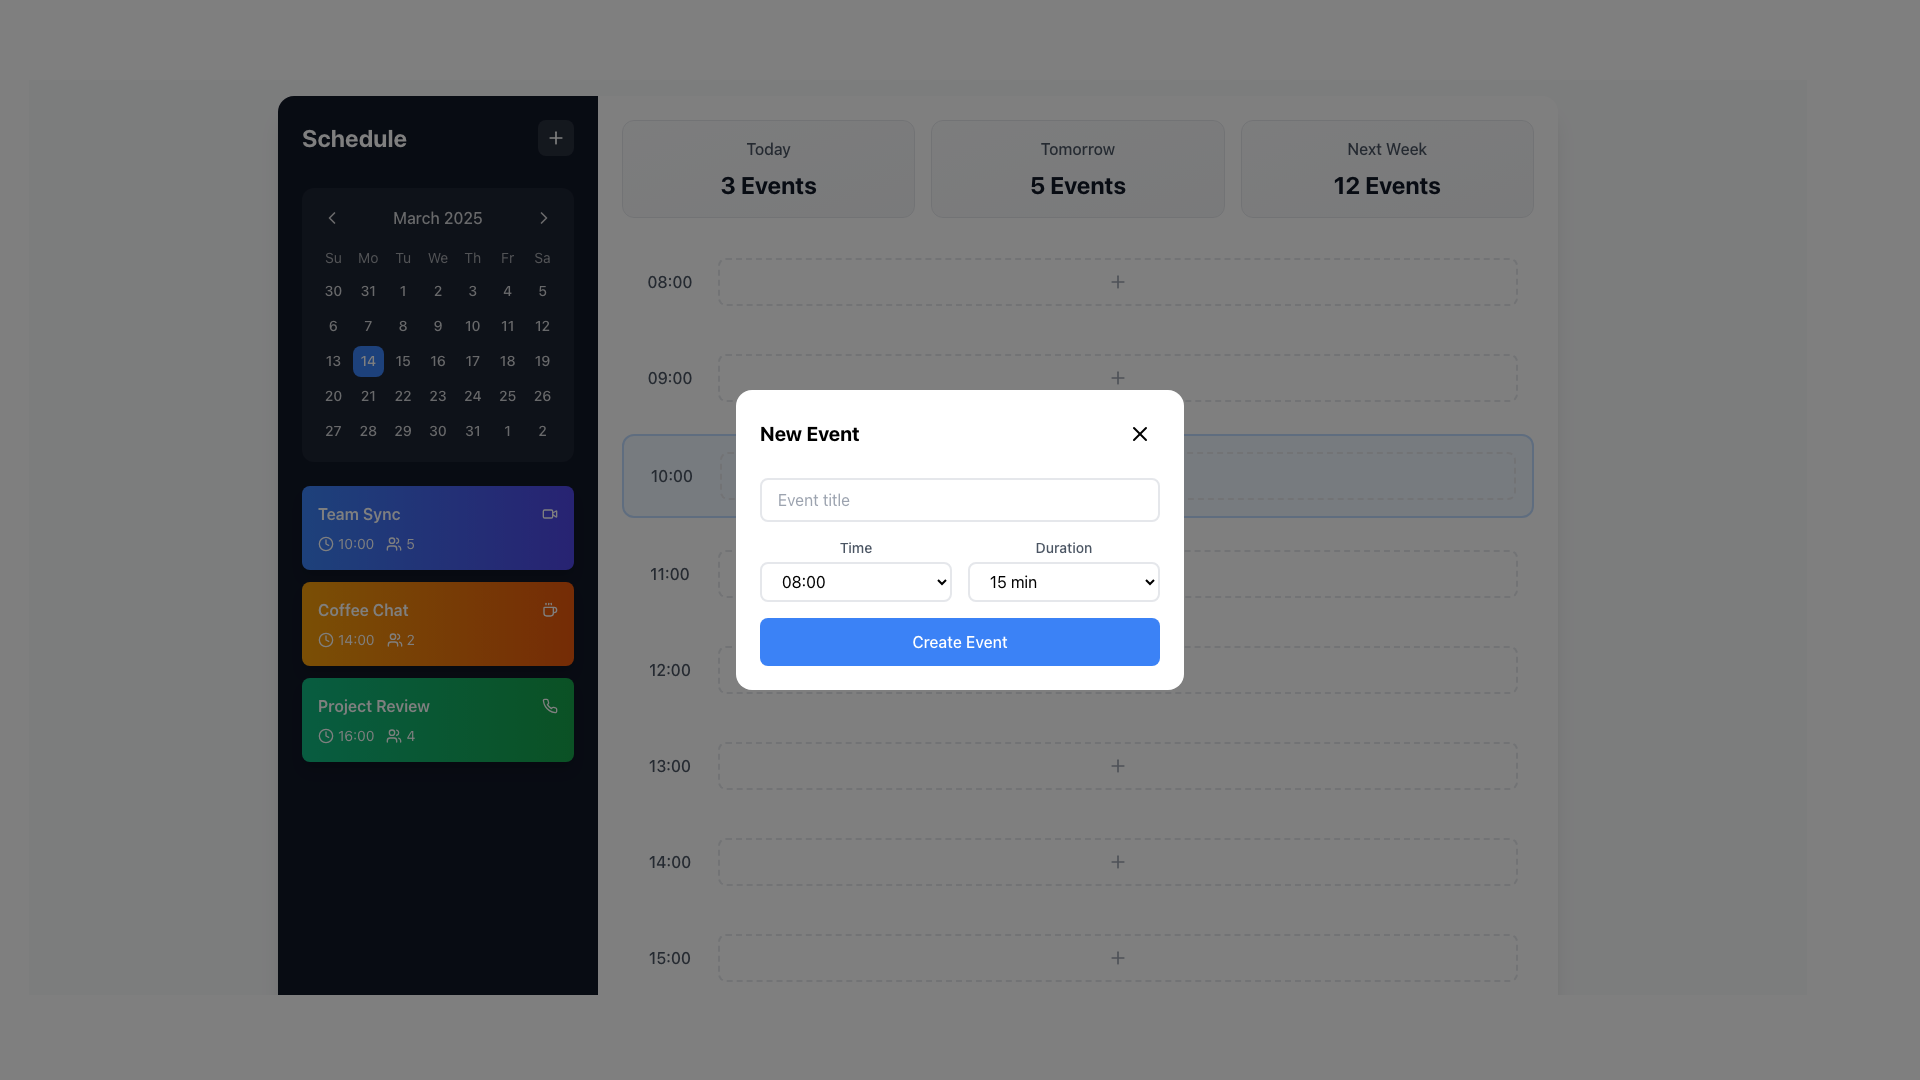 Image resolution: width=1920 pixels, height=1080 pixels. What do you see at coordinates (436, 396) in the screenshot?
I see `the button displaying the number '23' with a dark background and rounded corners` at bounding box center [436, 396].